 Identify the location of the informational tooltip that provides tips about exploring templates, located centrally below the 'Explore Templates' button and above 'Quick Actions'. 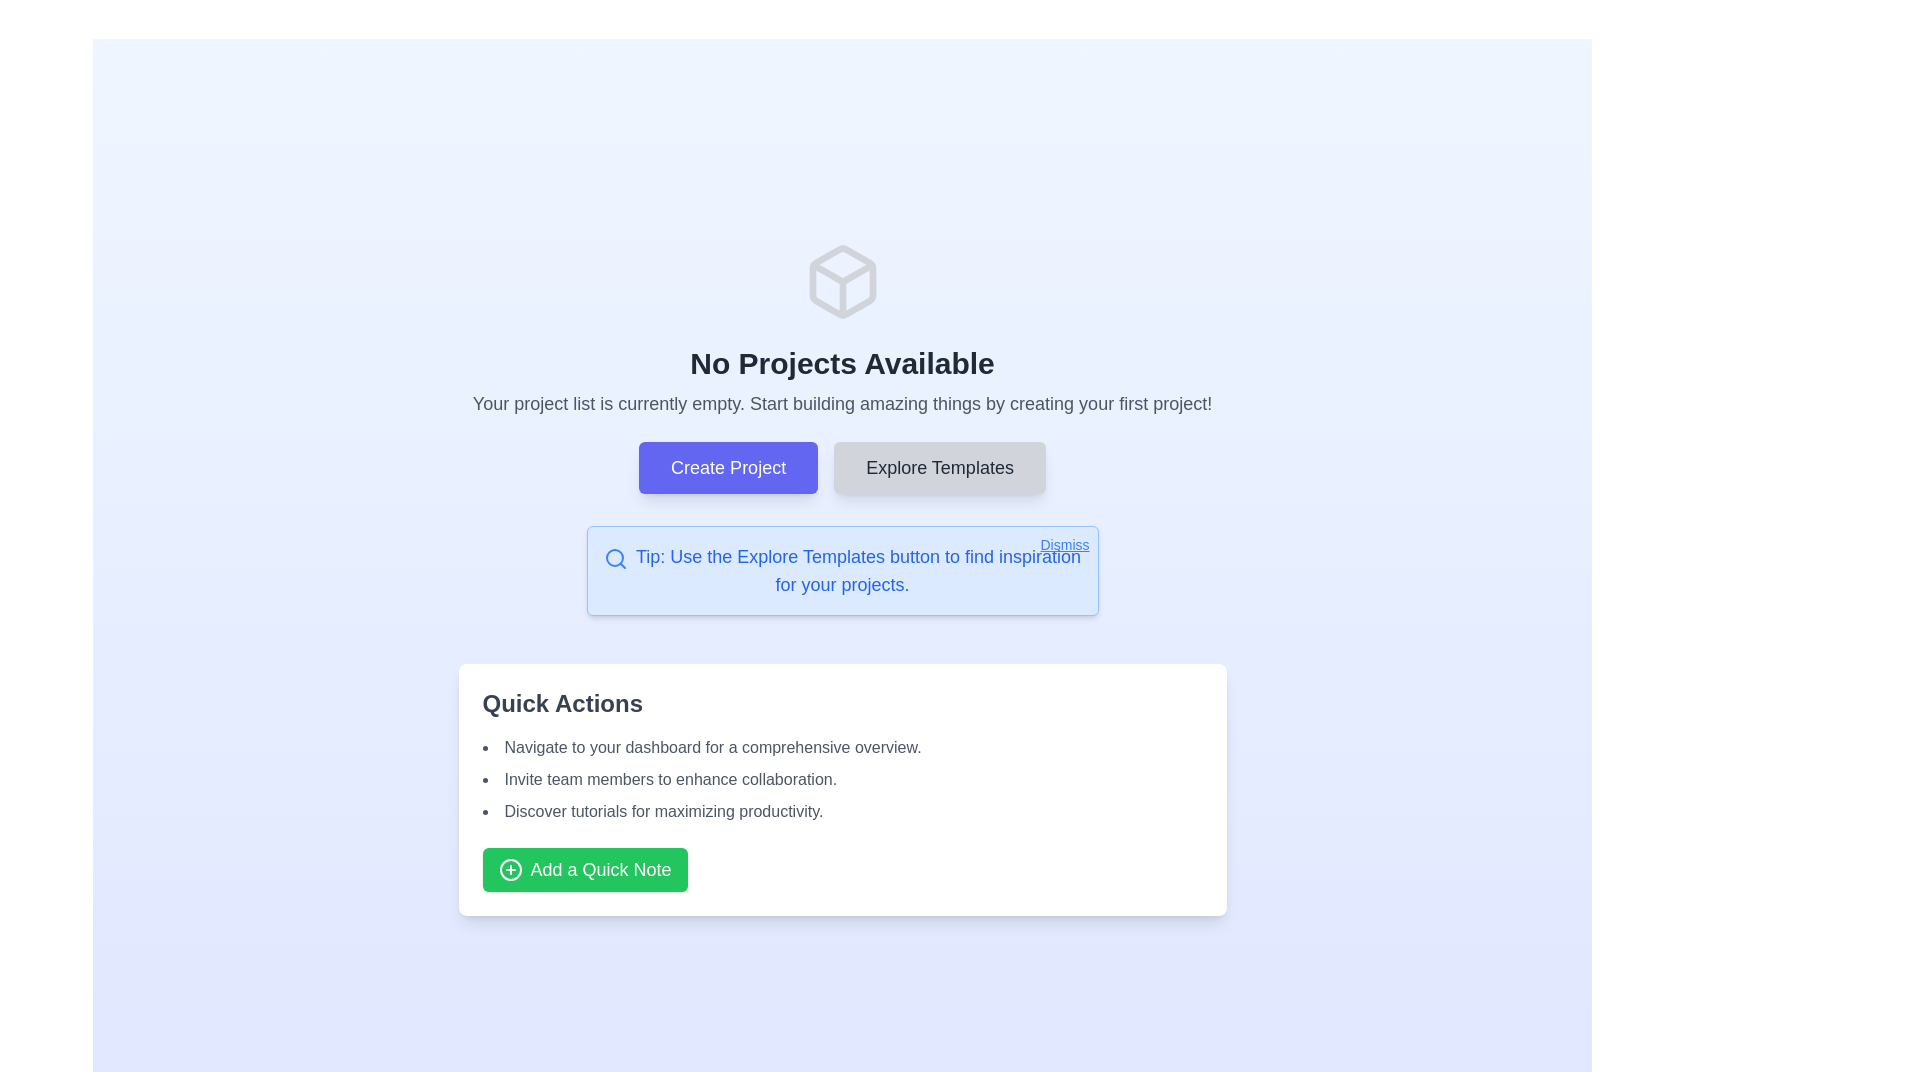
(842, 570).